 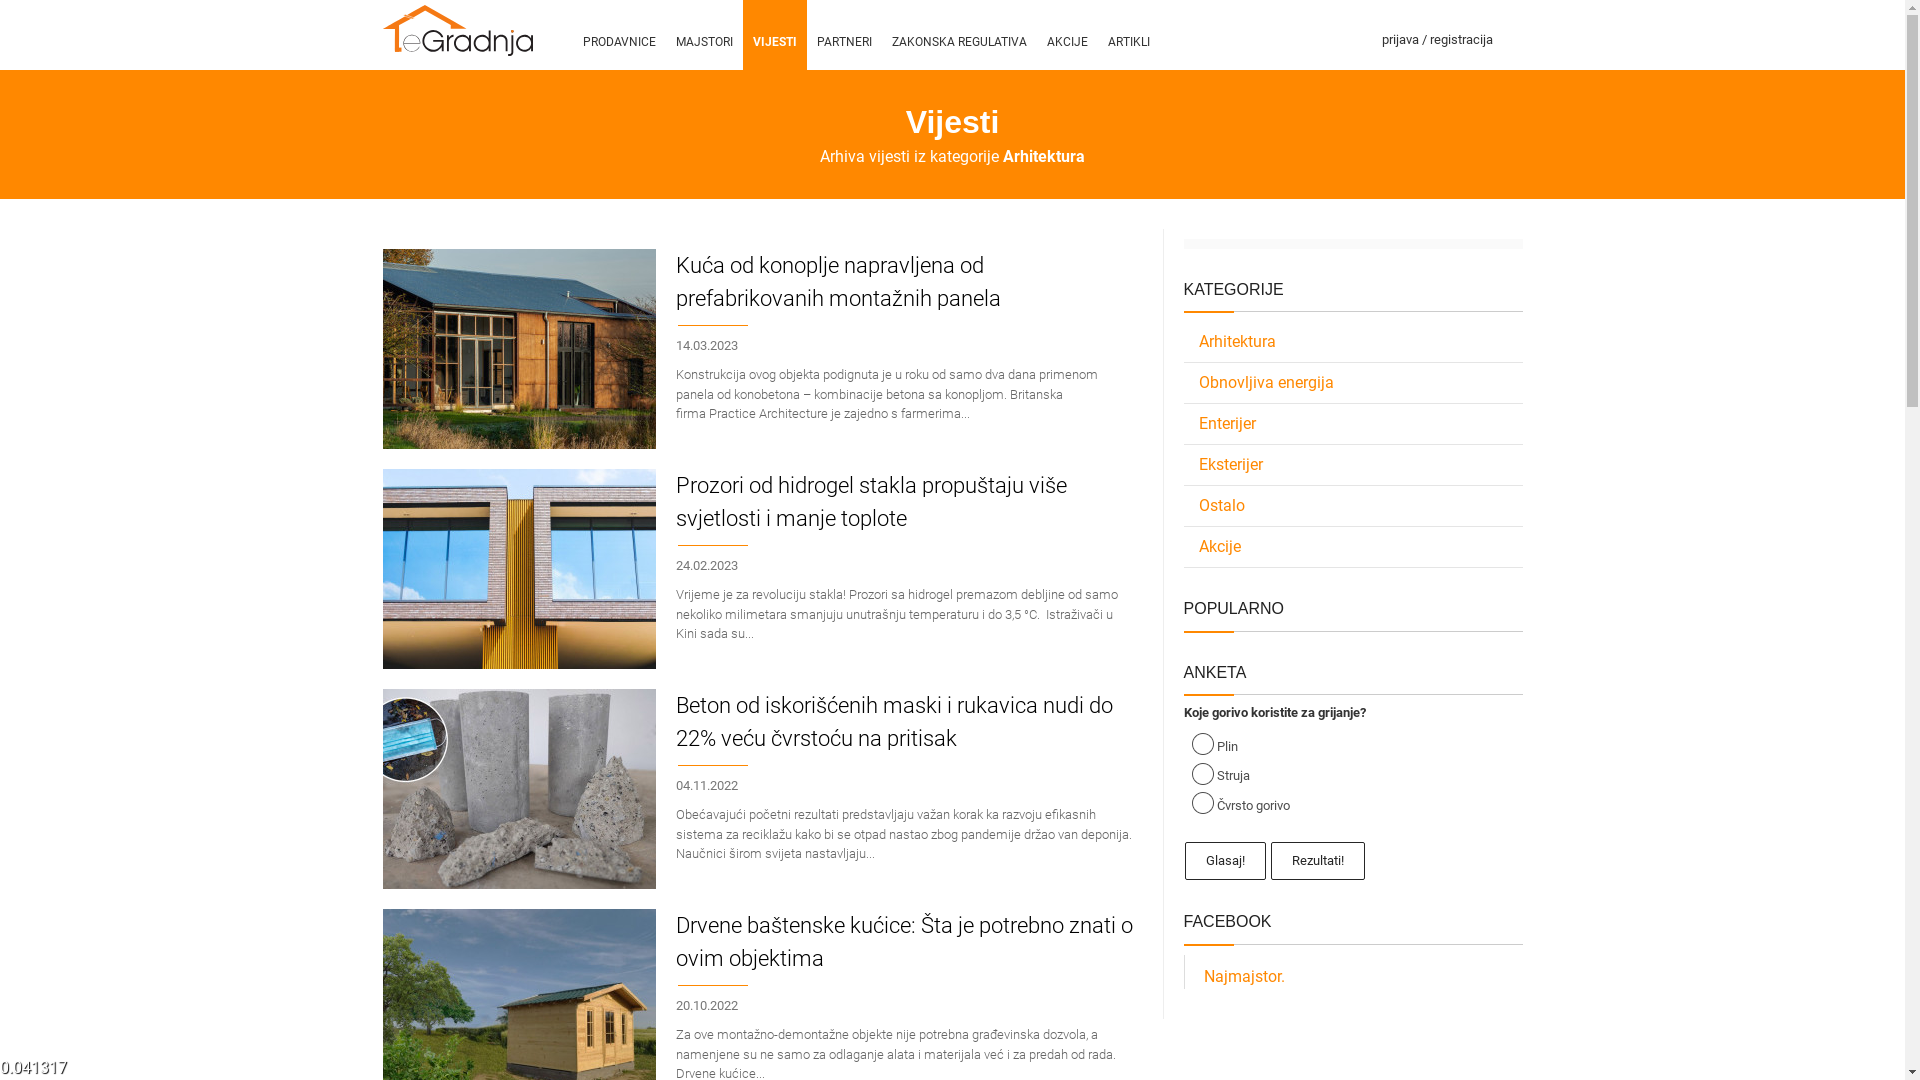 I want to click on 'Obnovljiva energija', so click(x=1353, y=382).